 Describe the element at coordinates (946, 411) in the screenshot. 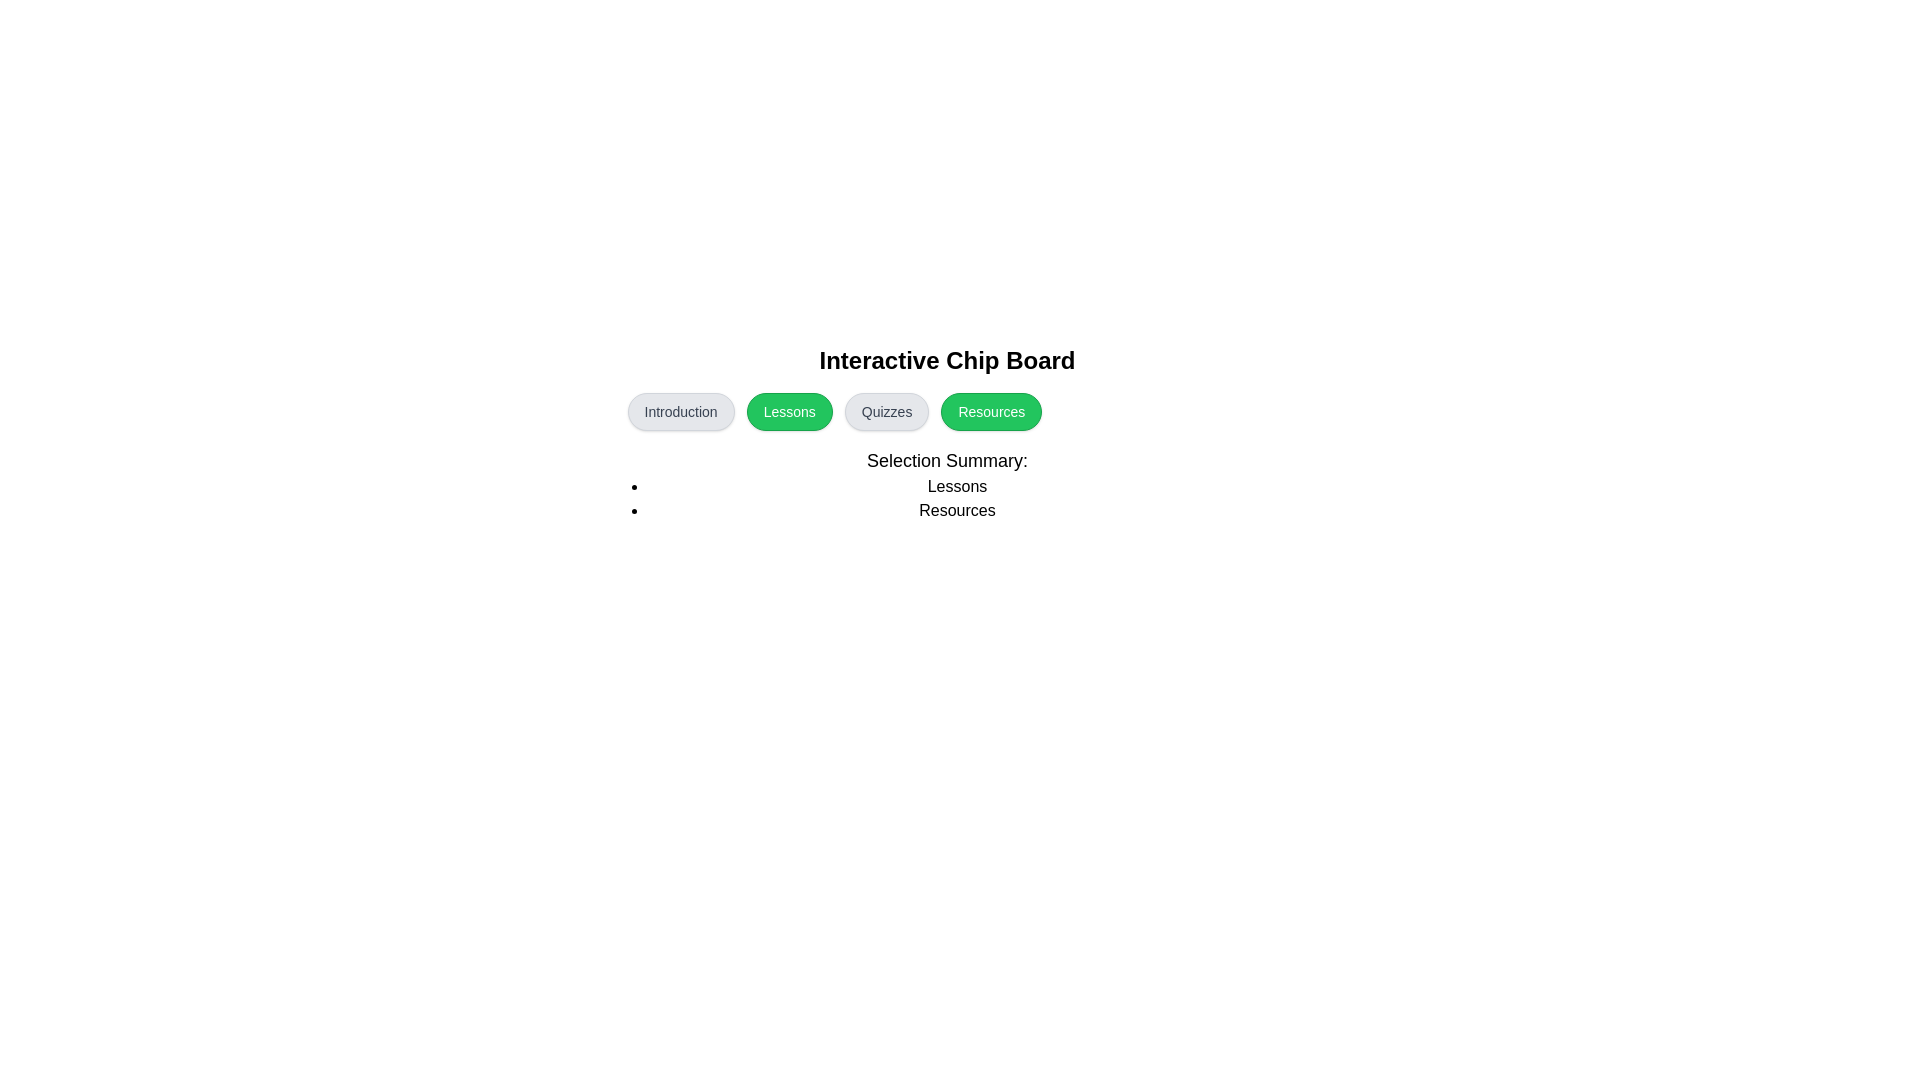

I see `the fourth interactive chip labeled 'Resources' in the row of chips styled for selection or navigation, located below the heading 'Interactive Chip Board'` at that location.